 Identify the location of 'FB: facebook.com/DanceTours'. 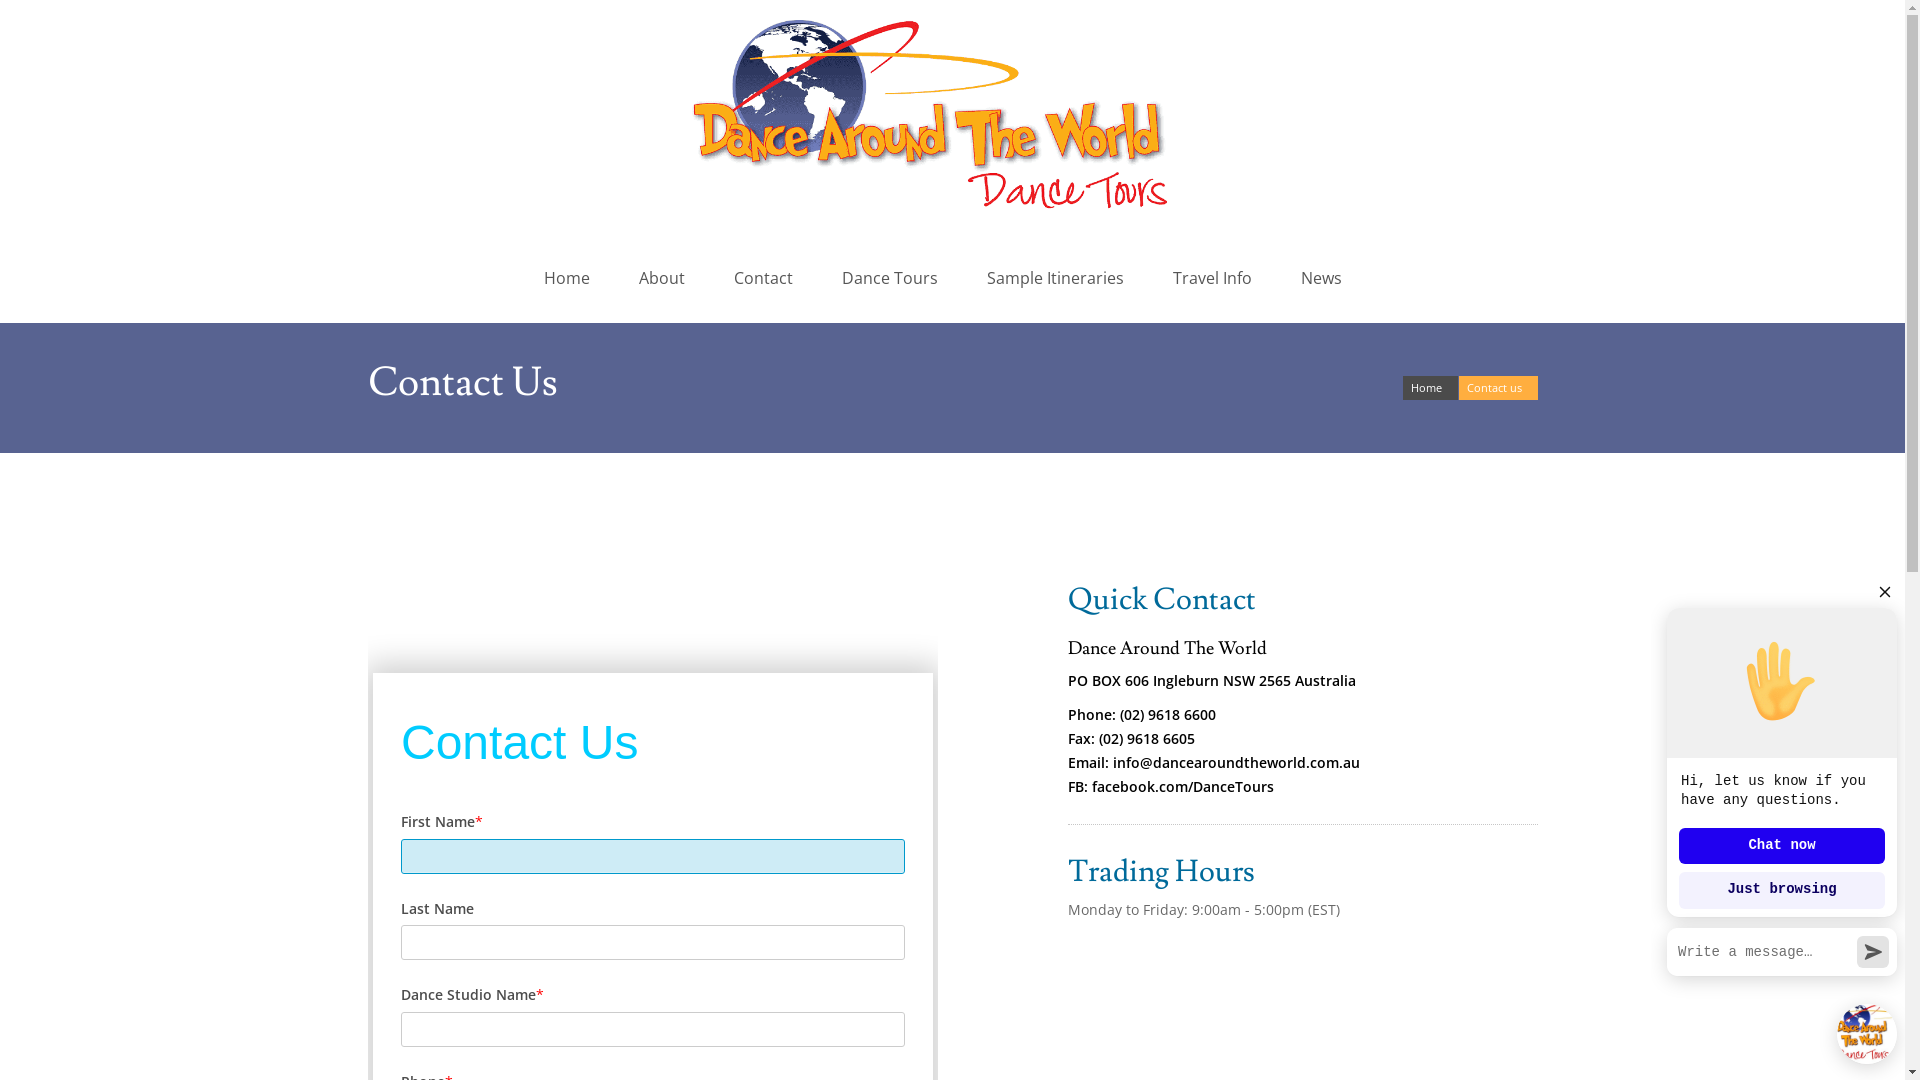
(1171, 785).